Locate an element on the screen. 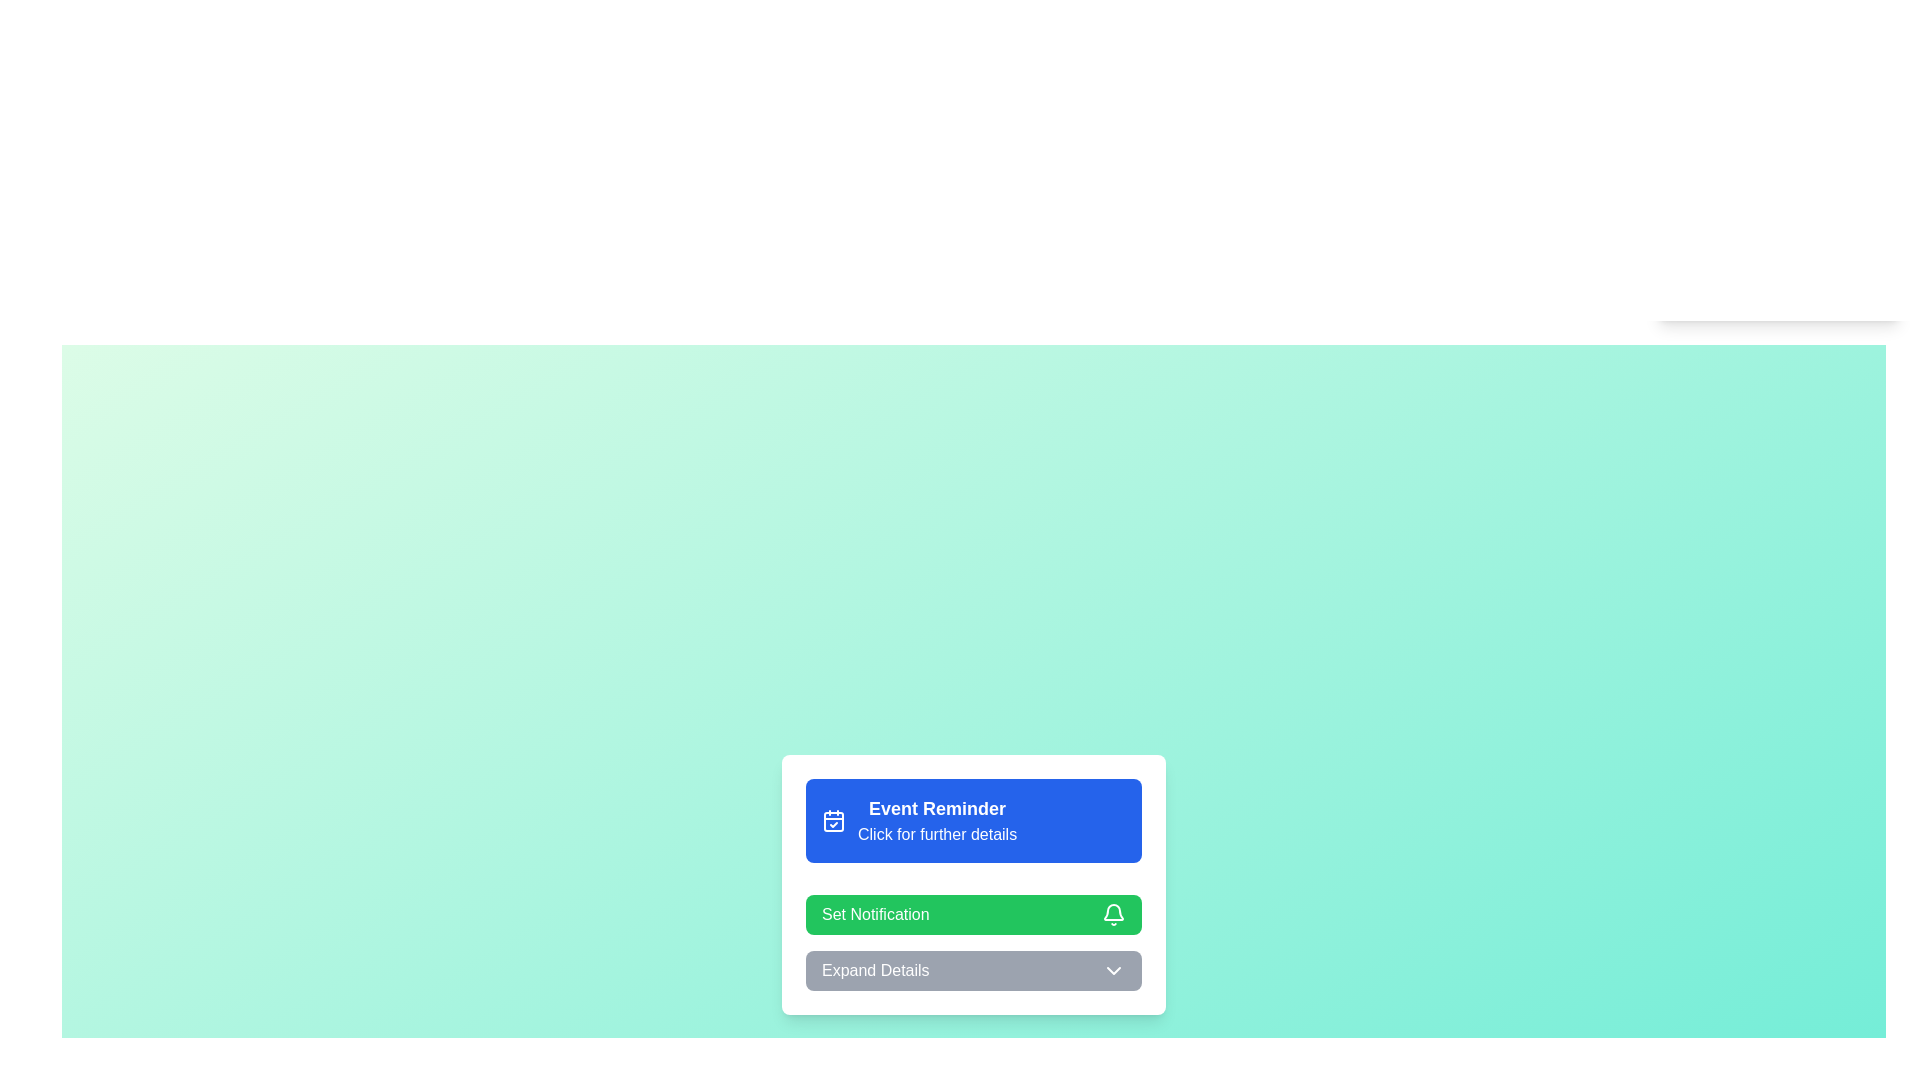 The image size is (1920, 1080). 'Expand Details' text label, which is a white font on a gray background, positioned on the left side of a horizontal group at the bottom of a vertically stacked panel is located at coordinates (875, 970).